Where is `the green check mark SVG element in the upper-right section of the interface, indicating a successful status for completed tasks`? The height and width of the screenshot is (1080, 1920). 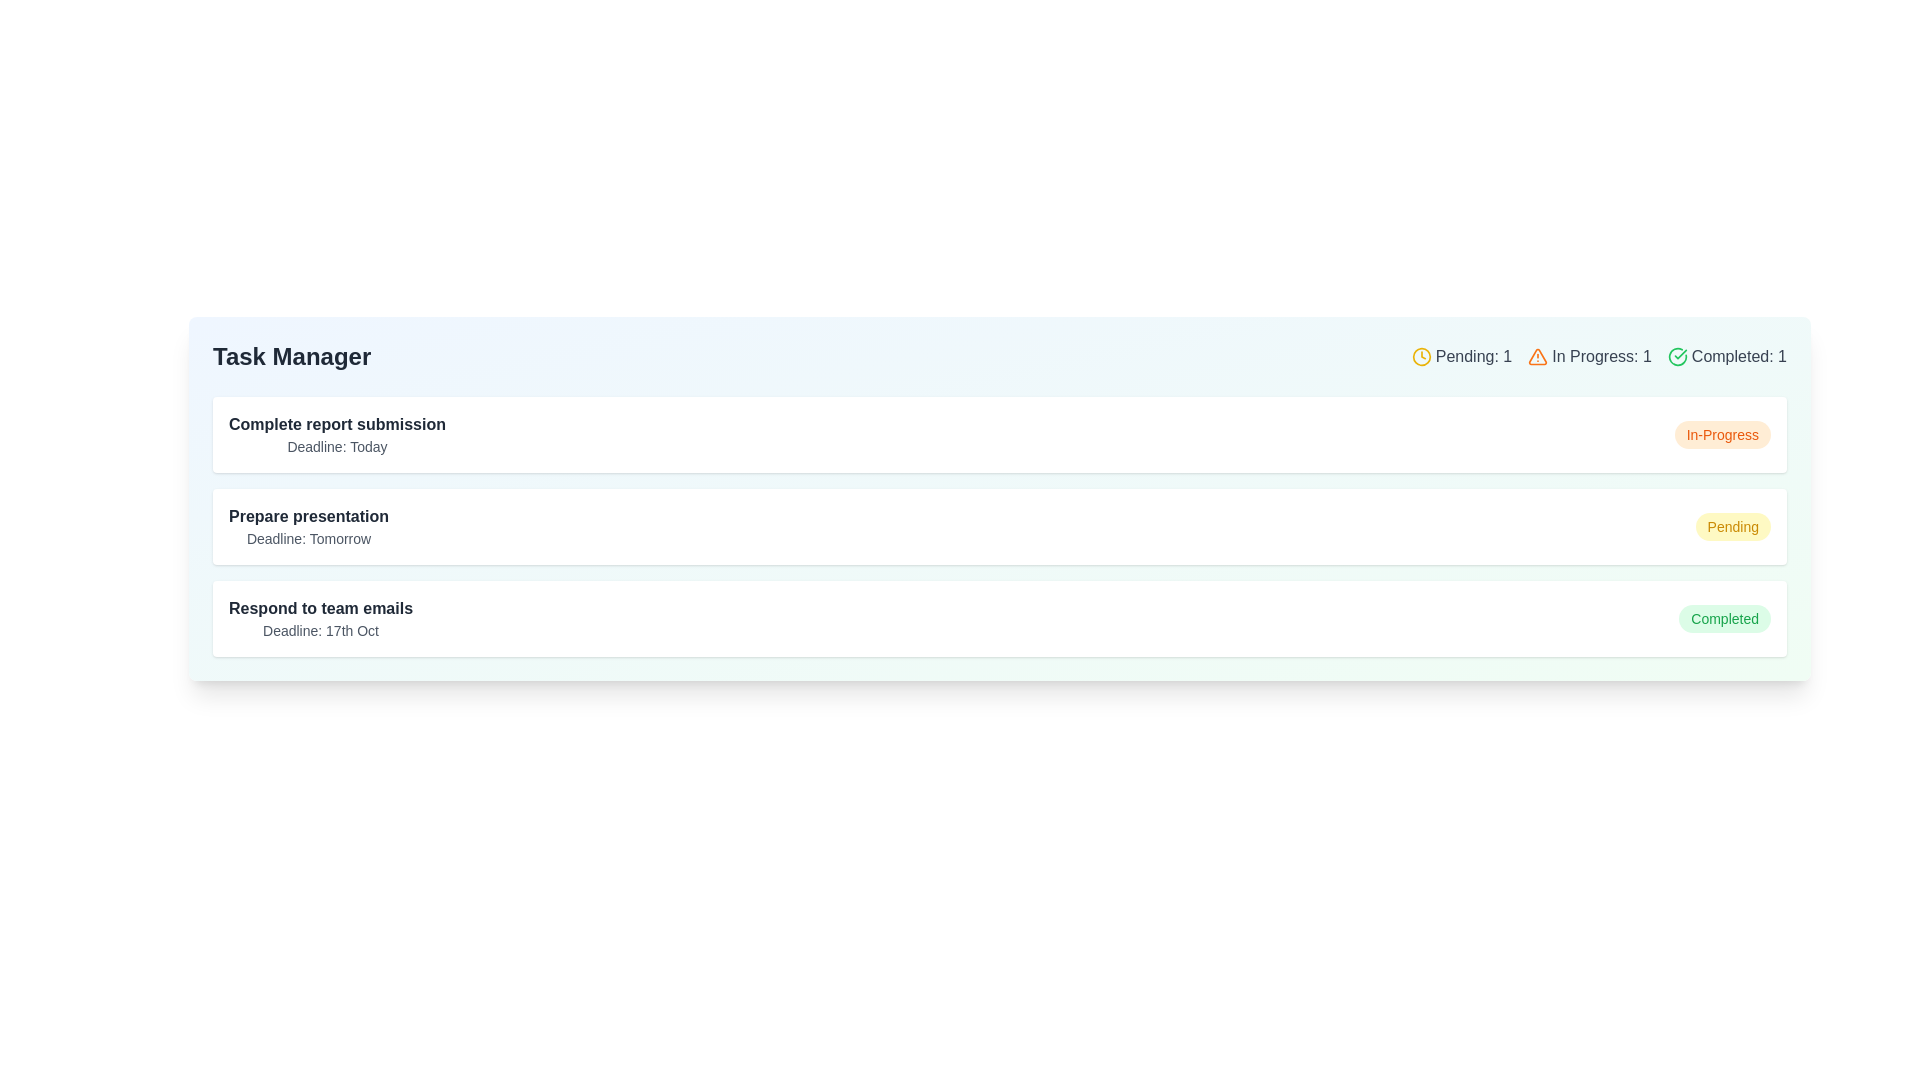 the green check mark SVG element in the upper-right section of the interface, indicating a successful status for completed tasks is located at coordinates (1677, 356).